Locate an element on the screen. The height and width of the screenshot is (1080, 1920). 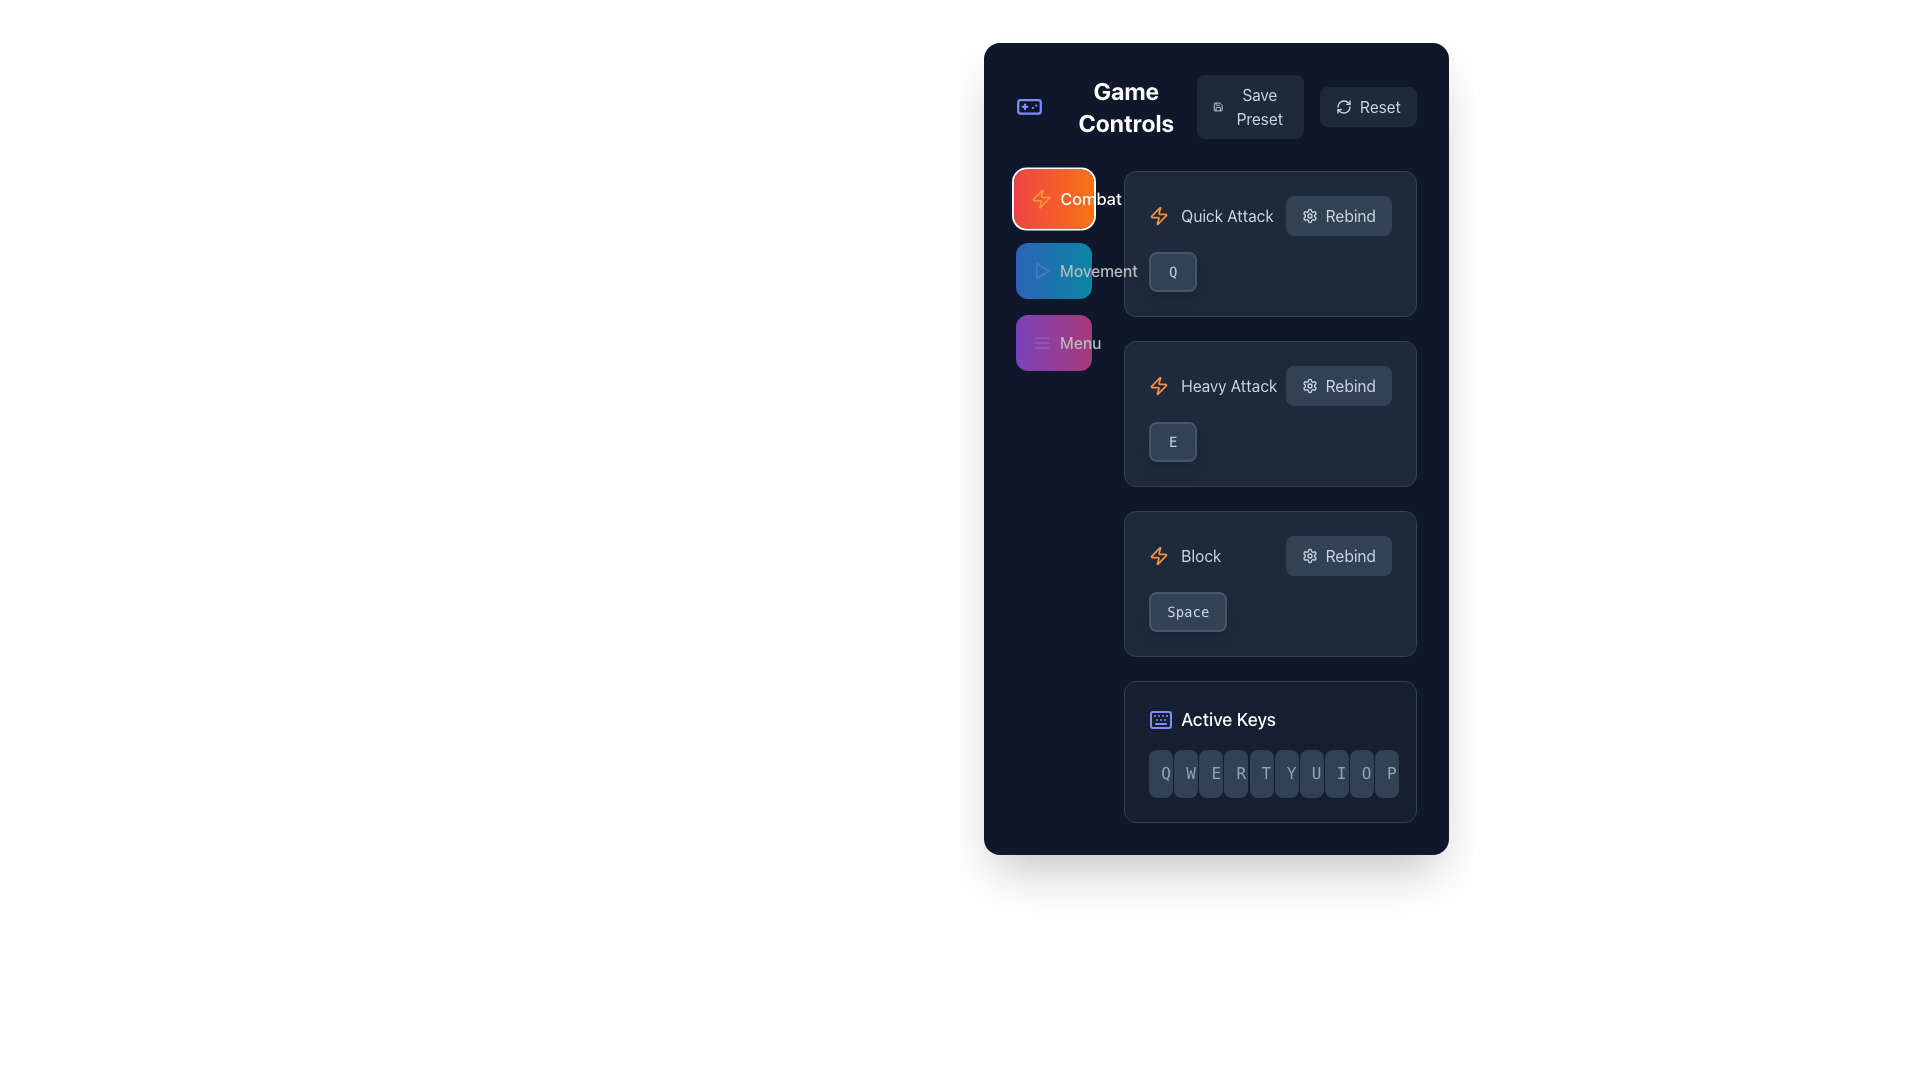
the 'Menu' button, which is the third button in a vertical list below 'Combat' and 'Movement', featuring a purple gradient background and an icon of three stacked horizontal lines is located at coordinates (1065, 342).